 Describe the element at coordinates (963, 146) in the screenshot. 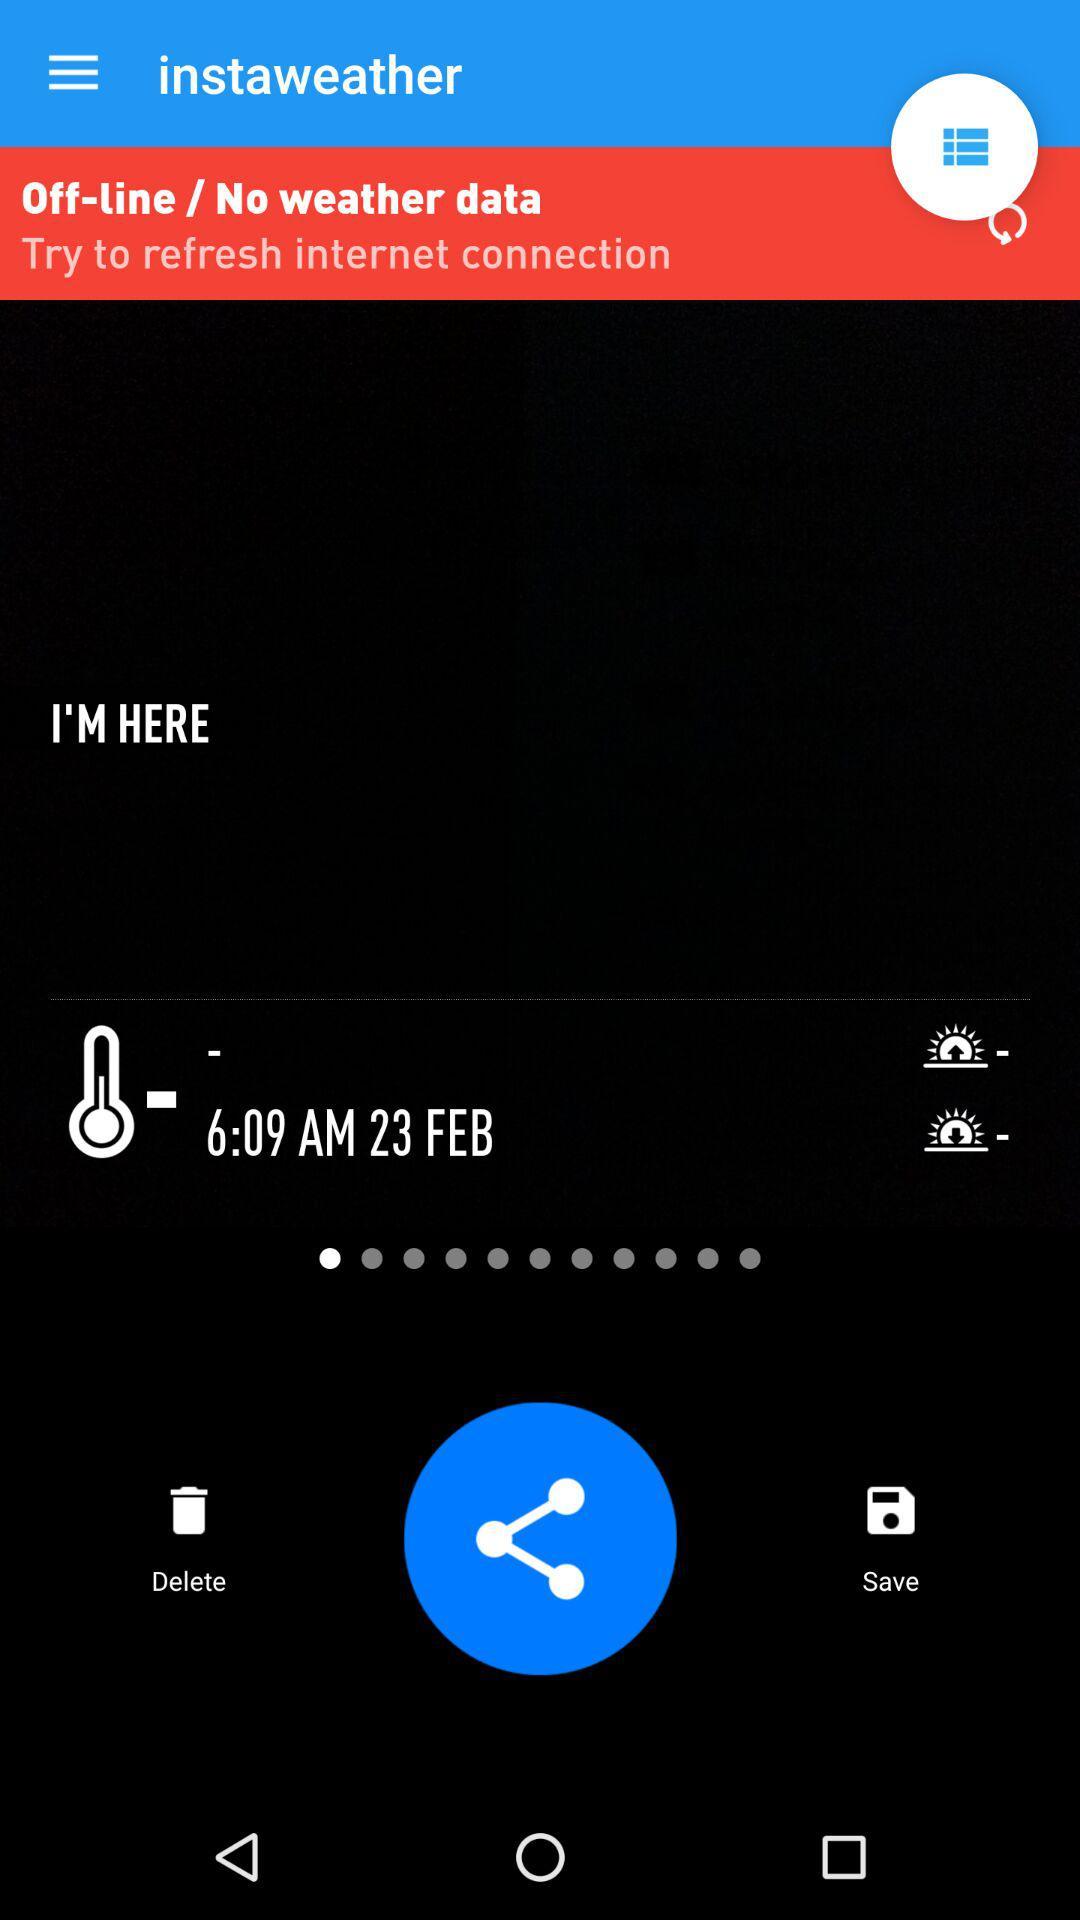

I see `autoplay oprinon` at that location.